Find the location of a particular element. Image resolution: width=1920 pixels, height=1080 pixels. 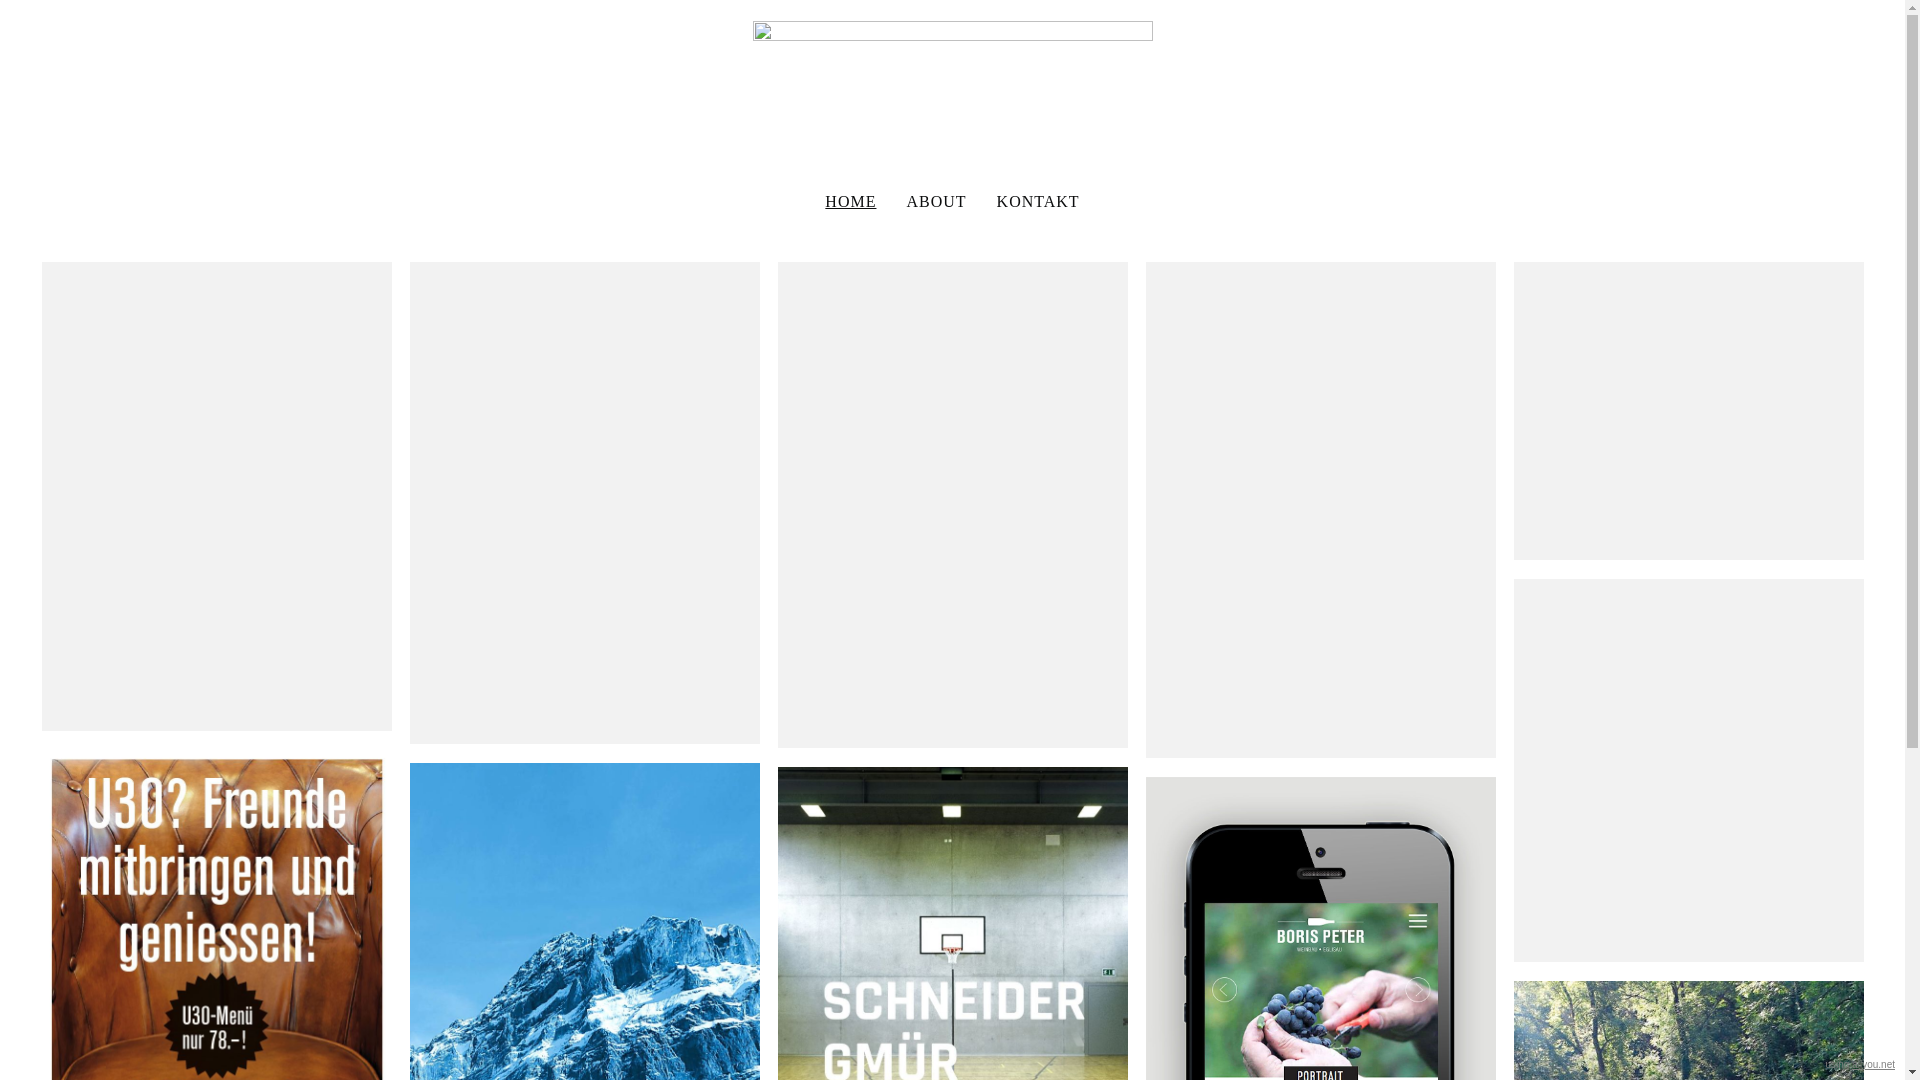

'ABOUT' is located at coordinates (935, 201).